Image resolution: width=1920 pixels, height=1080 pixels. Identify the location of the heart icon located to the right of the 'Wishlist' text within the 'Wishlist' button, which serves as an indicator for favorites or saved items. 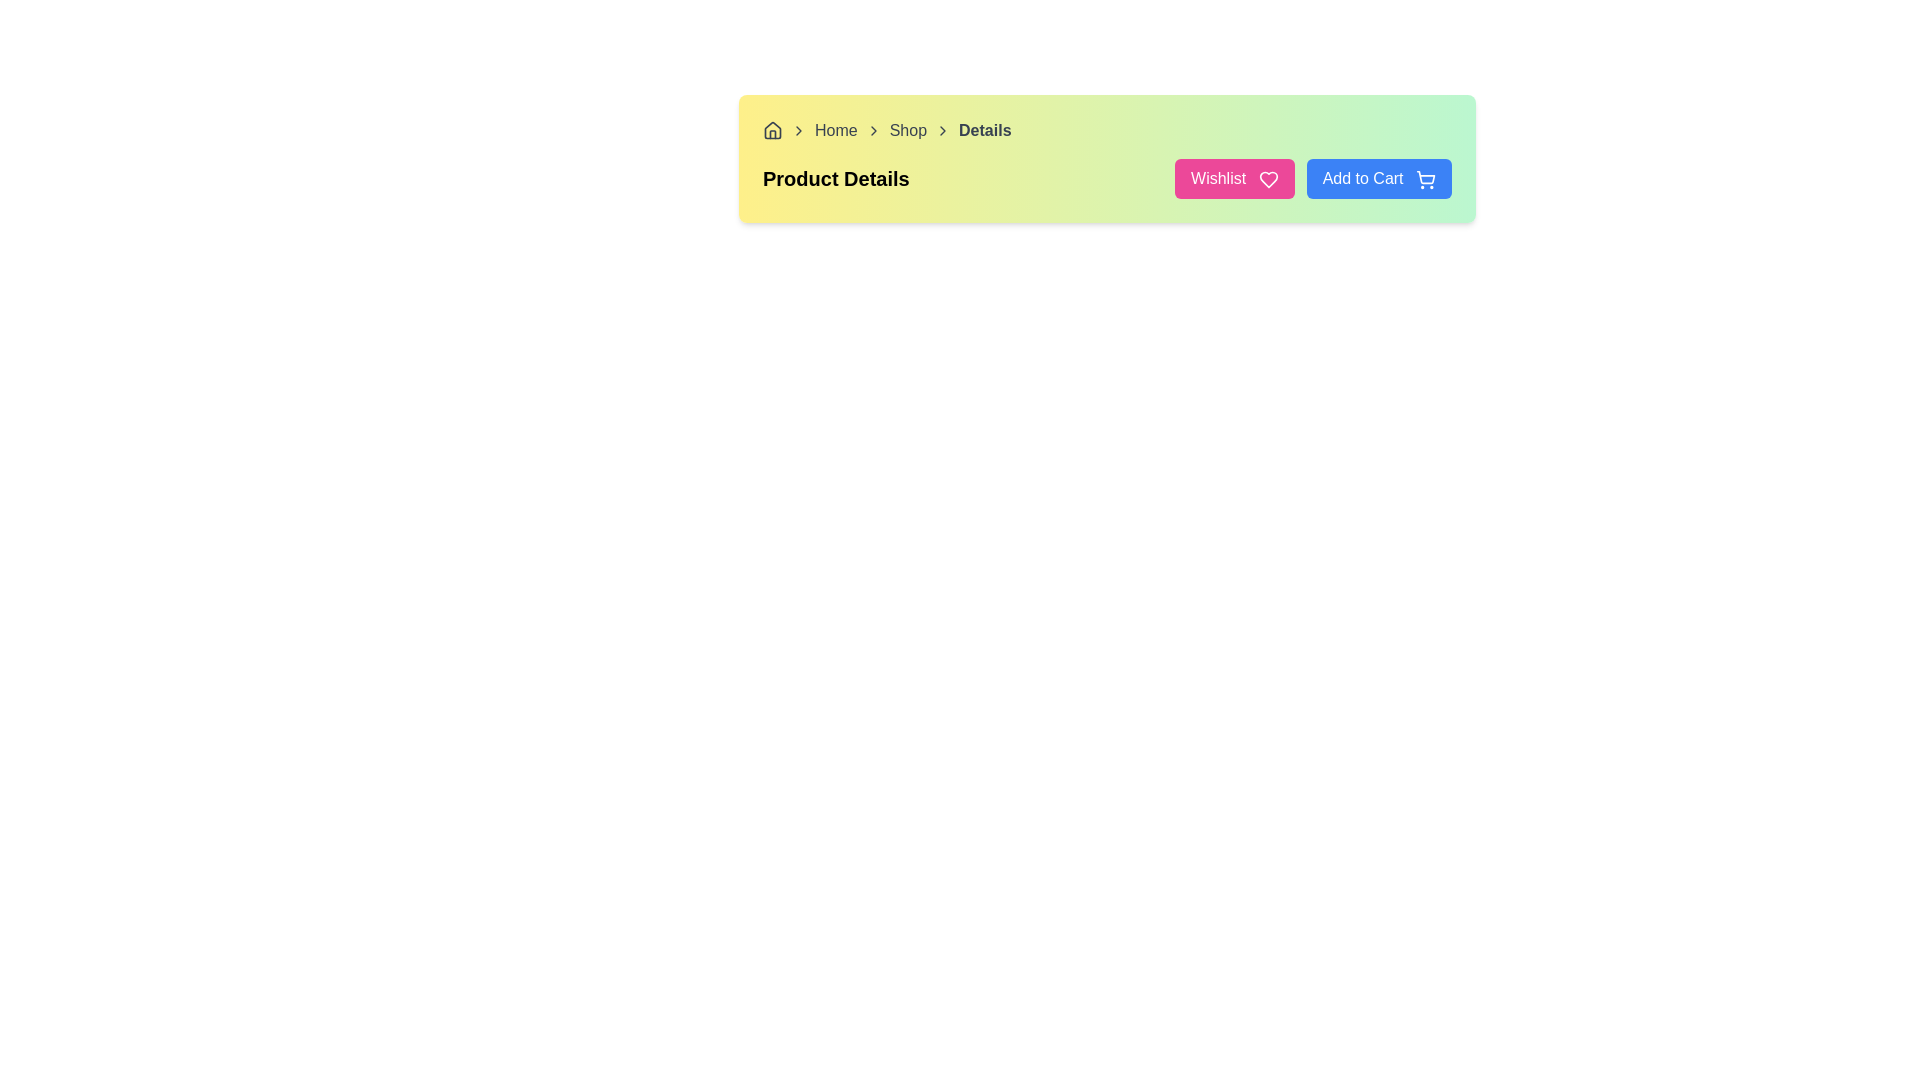
(1267, 178).